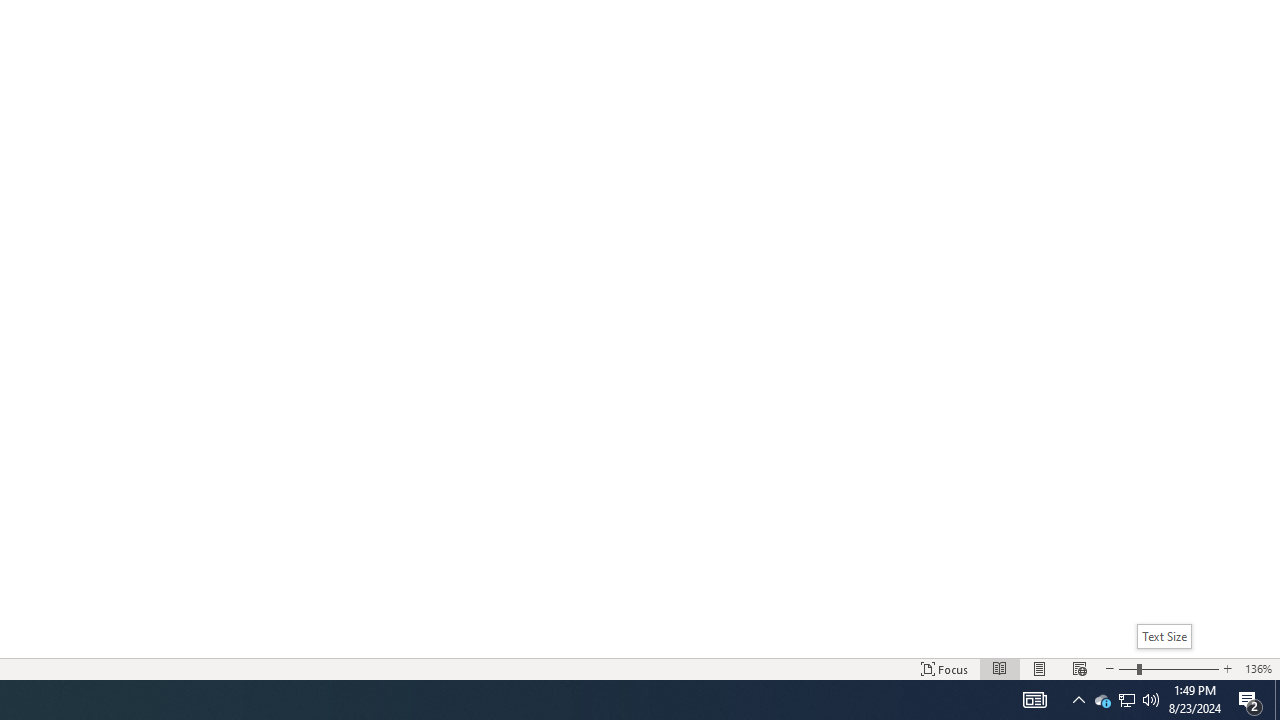 The image size is (1280, 720). Describe the element at coordinates (1226, 669) in the screenshot. I see `'Increase Text Size'` at that location.